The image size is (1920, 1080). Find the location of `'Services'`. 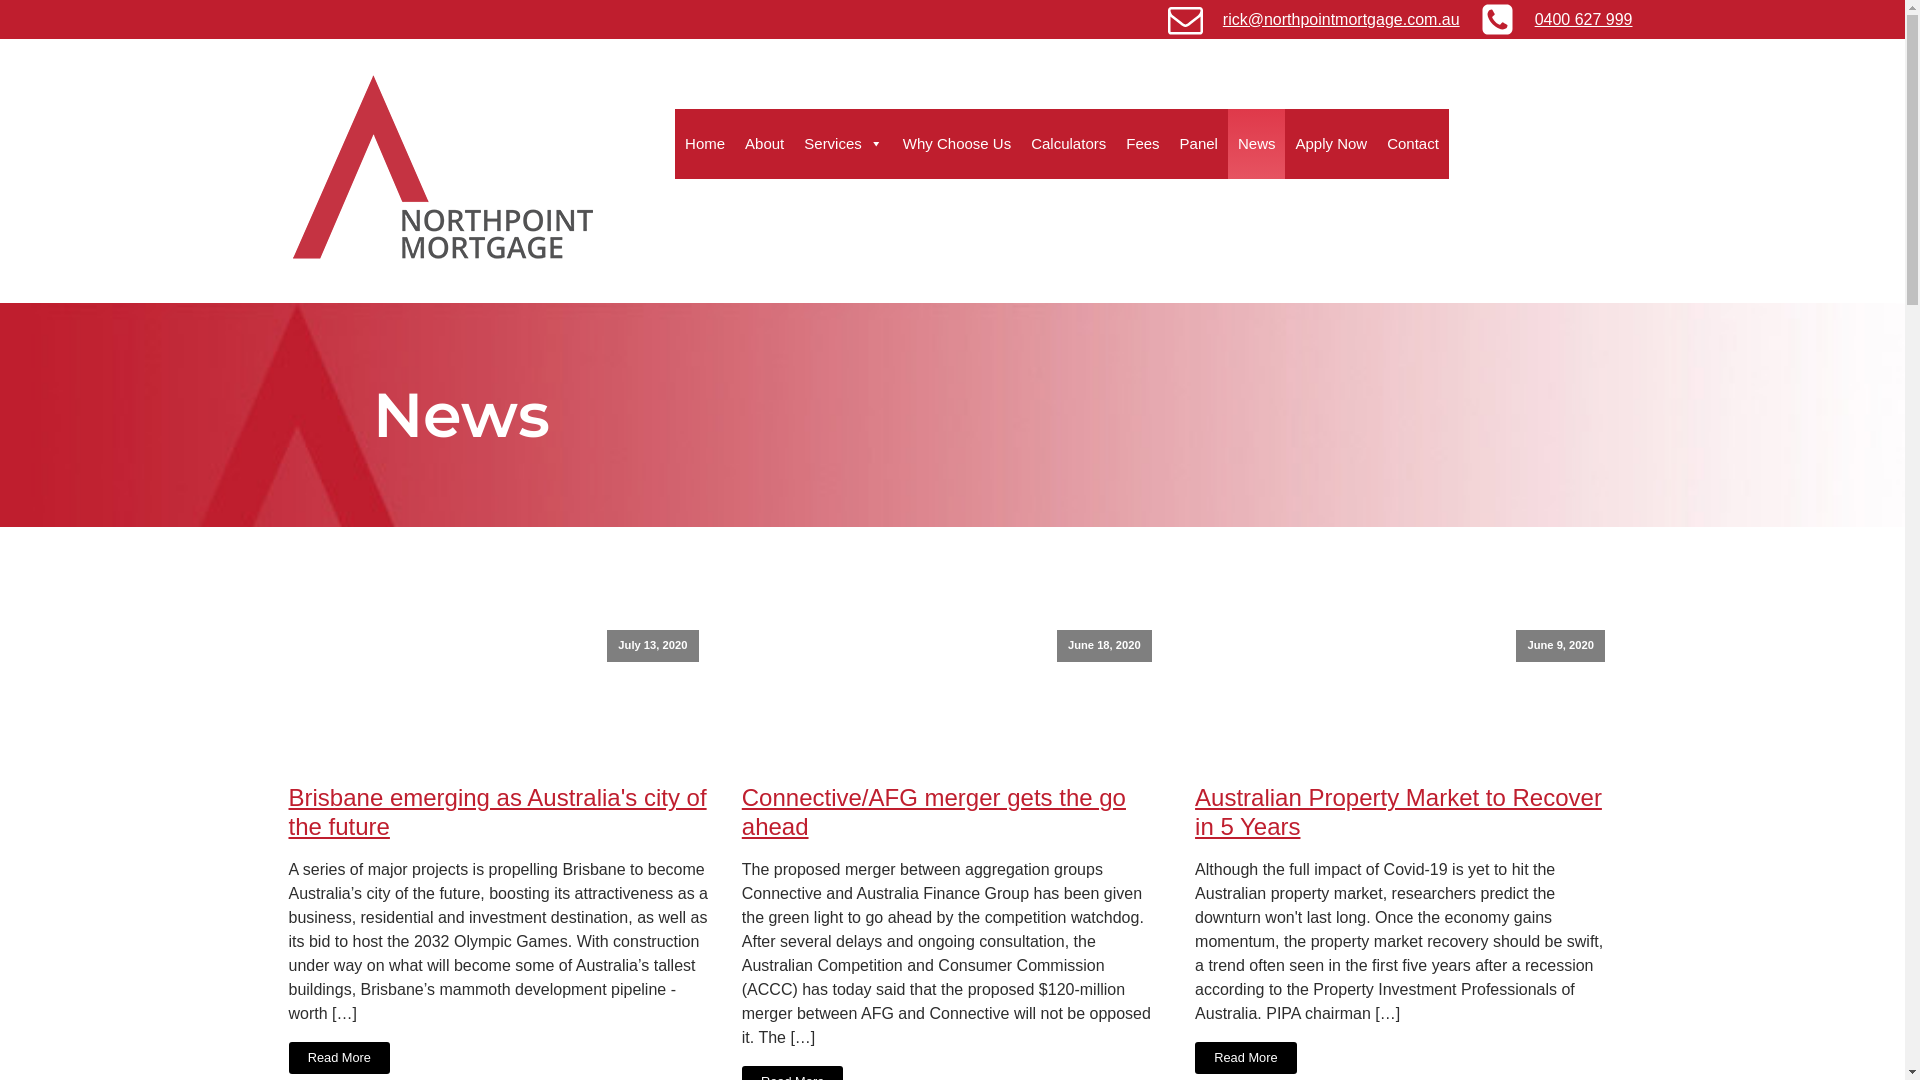

'Services' is located at coordinates (843, 142).